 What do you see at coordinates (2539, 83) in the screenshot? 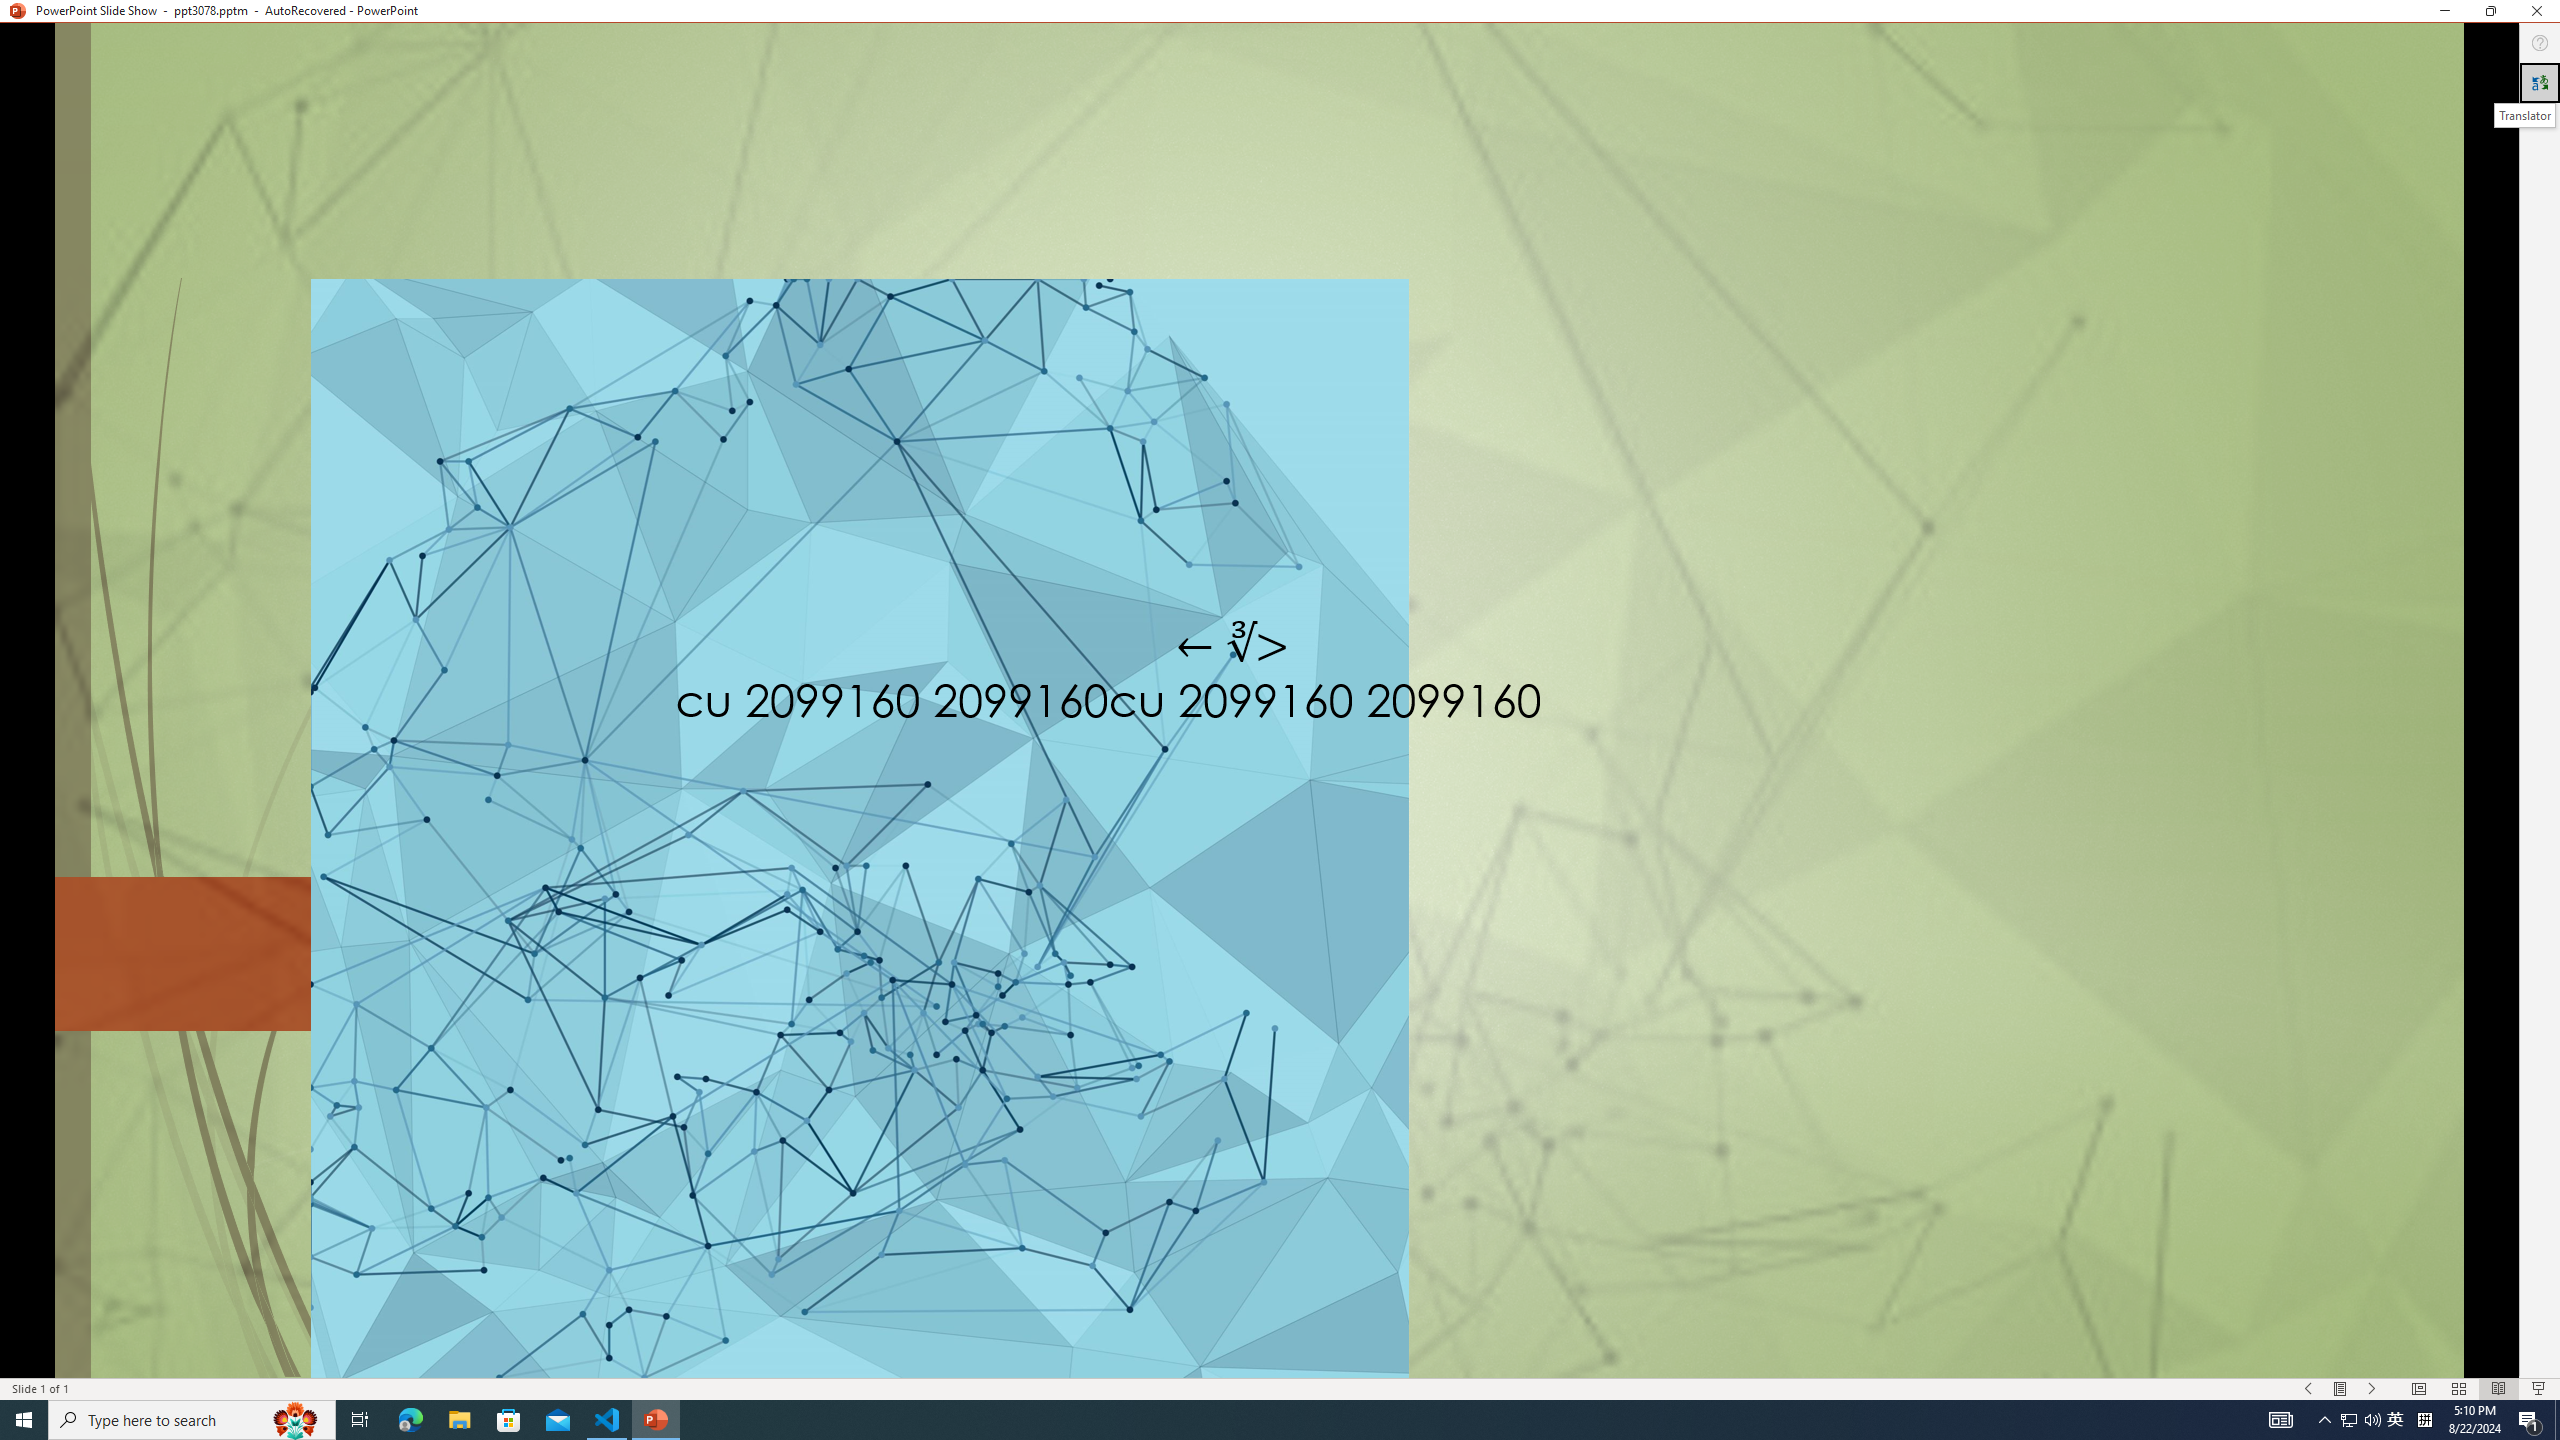
I see `'Translator'` at bounding box center [2539, 83].